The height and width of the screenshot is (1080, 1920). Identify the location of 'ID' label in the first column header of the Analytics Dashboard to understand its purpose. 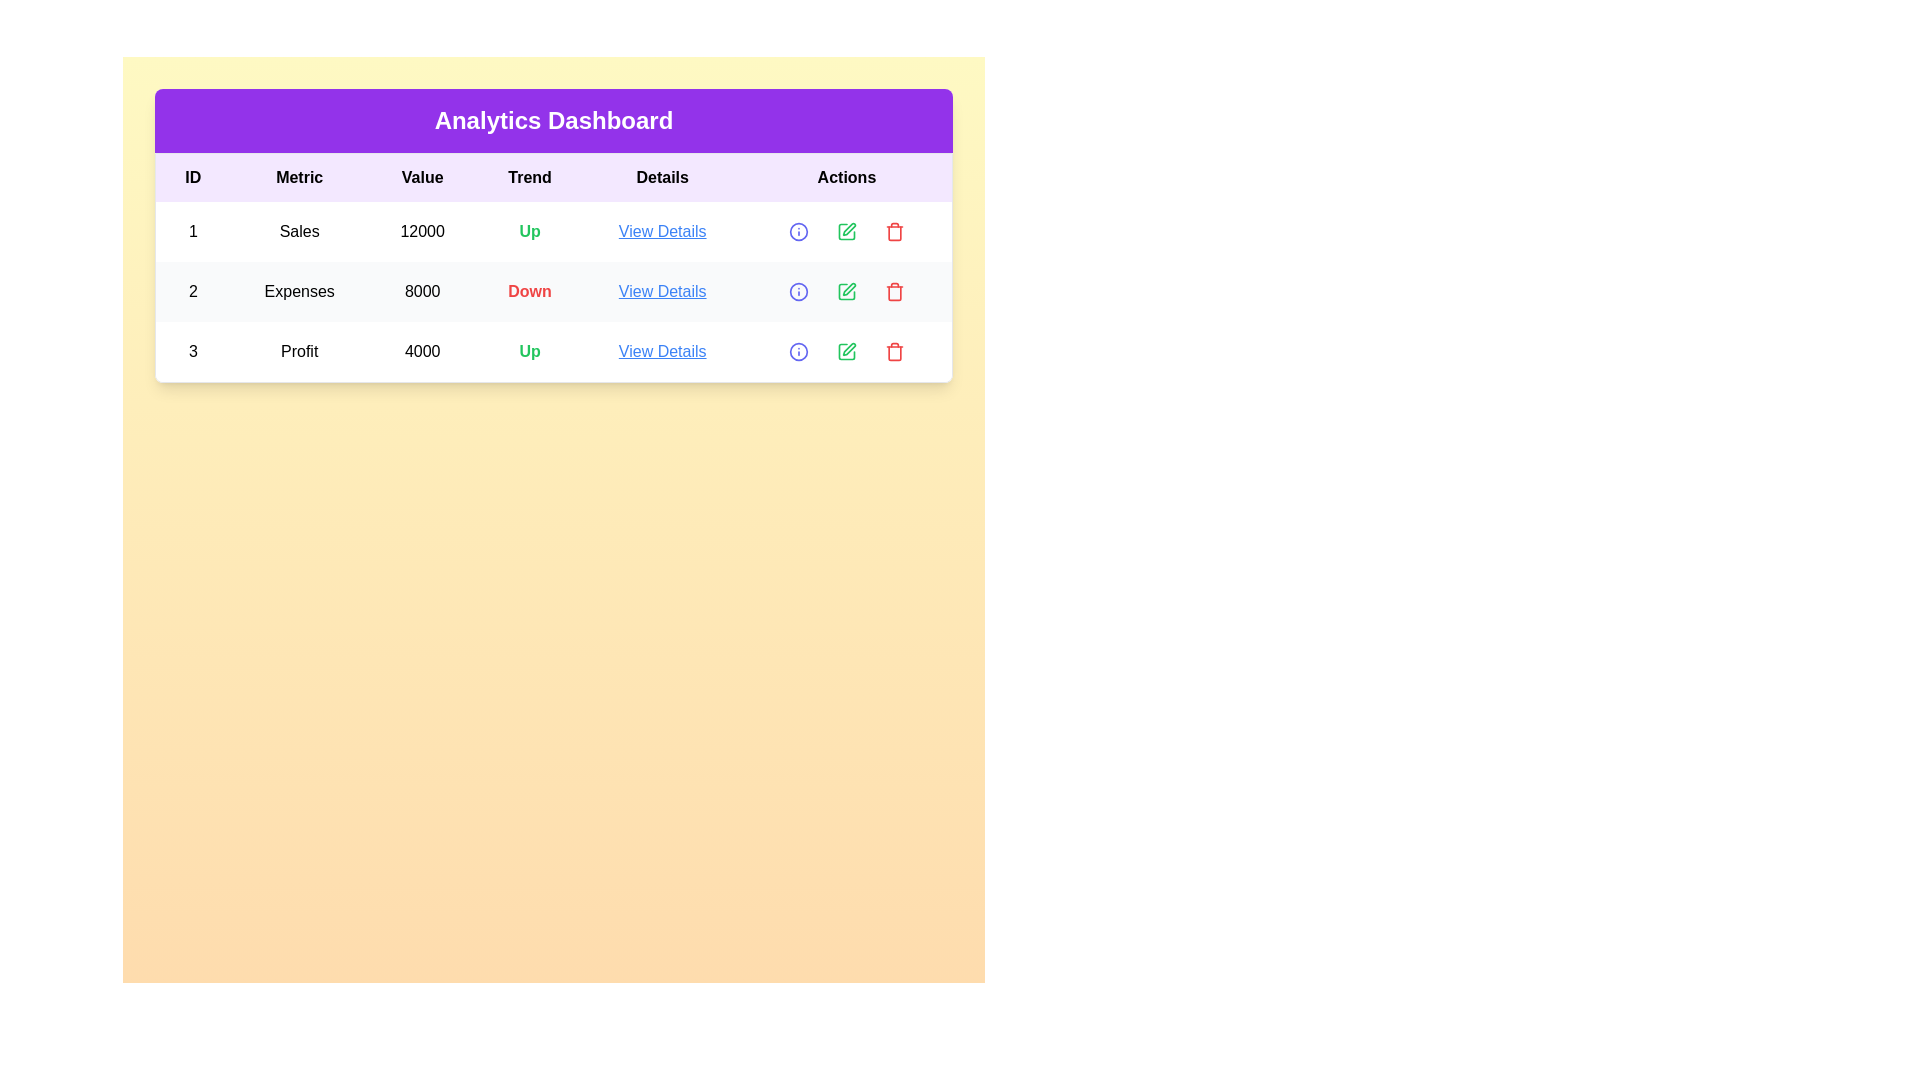
(193, 176).